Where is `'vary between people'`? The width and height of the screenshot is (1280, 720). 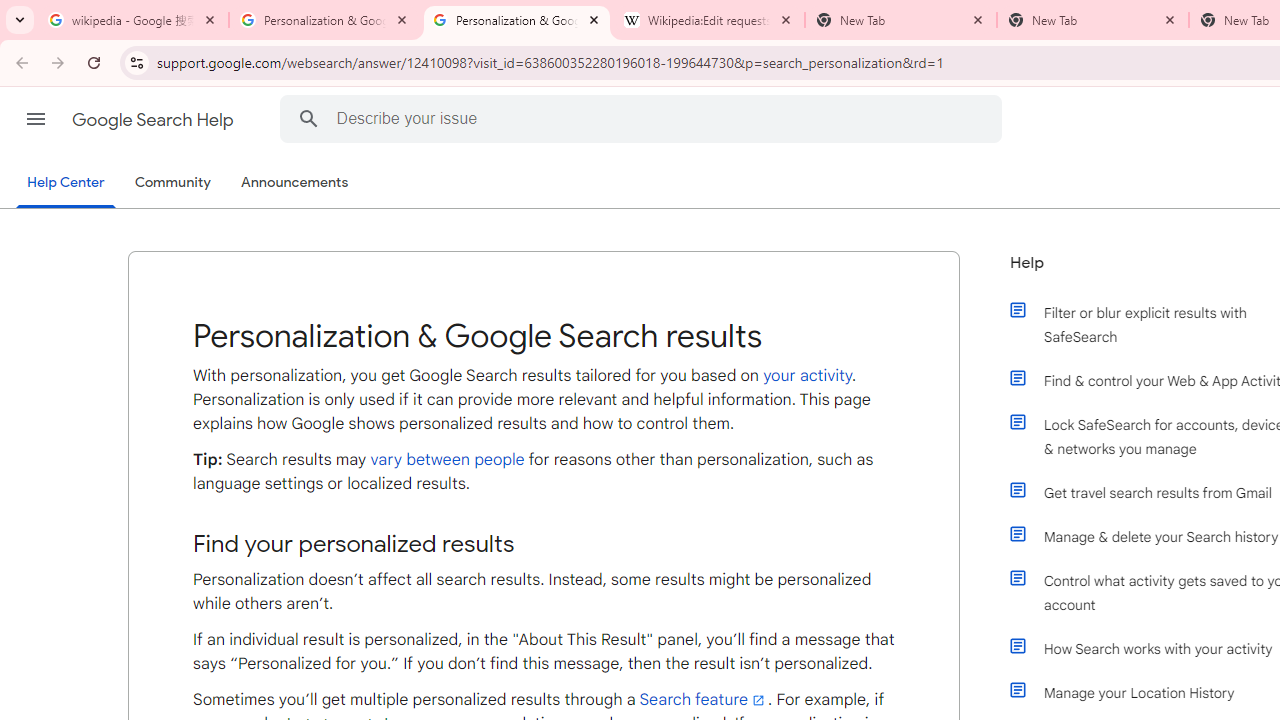 'vary between people' is located at coordinates (446, 460).